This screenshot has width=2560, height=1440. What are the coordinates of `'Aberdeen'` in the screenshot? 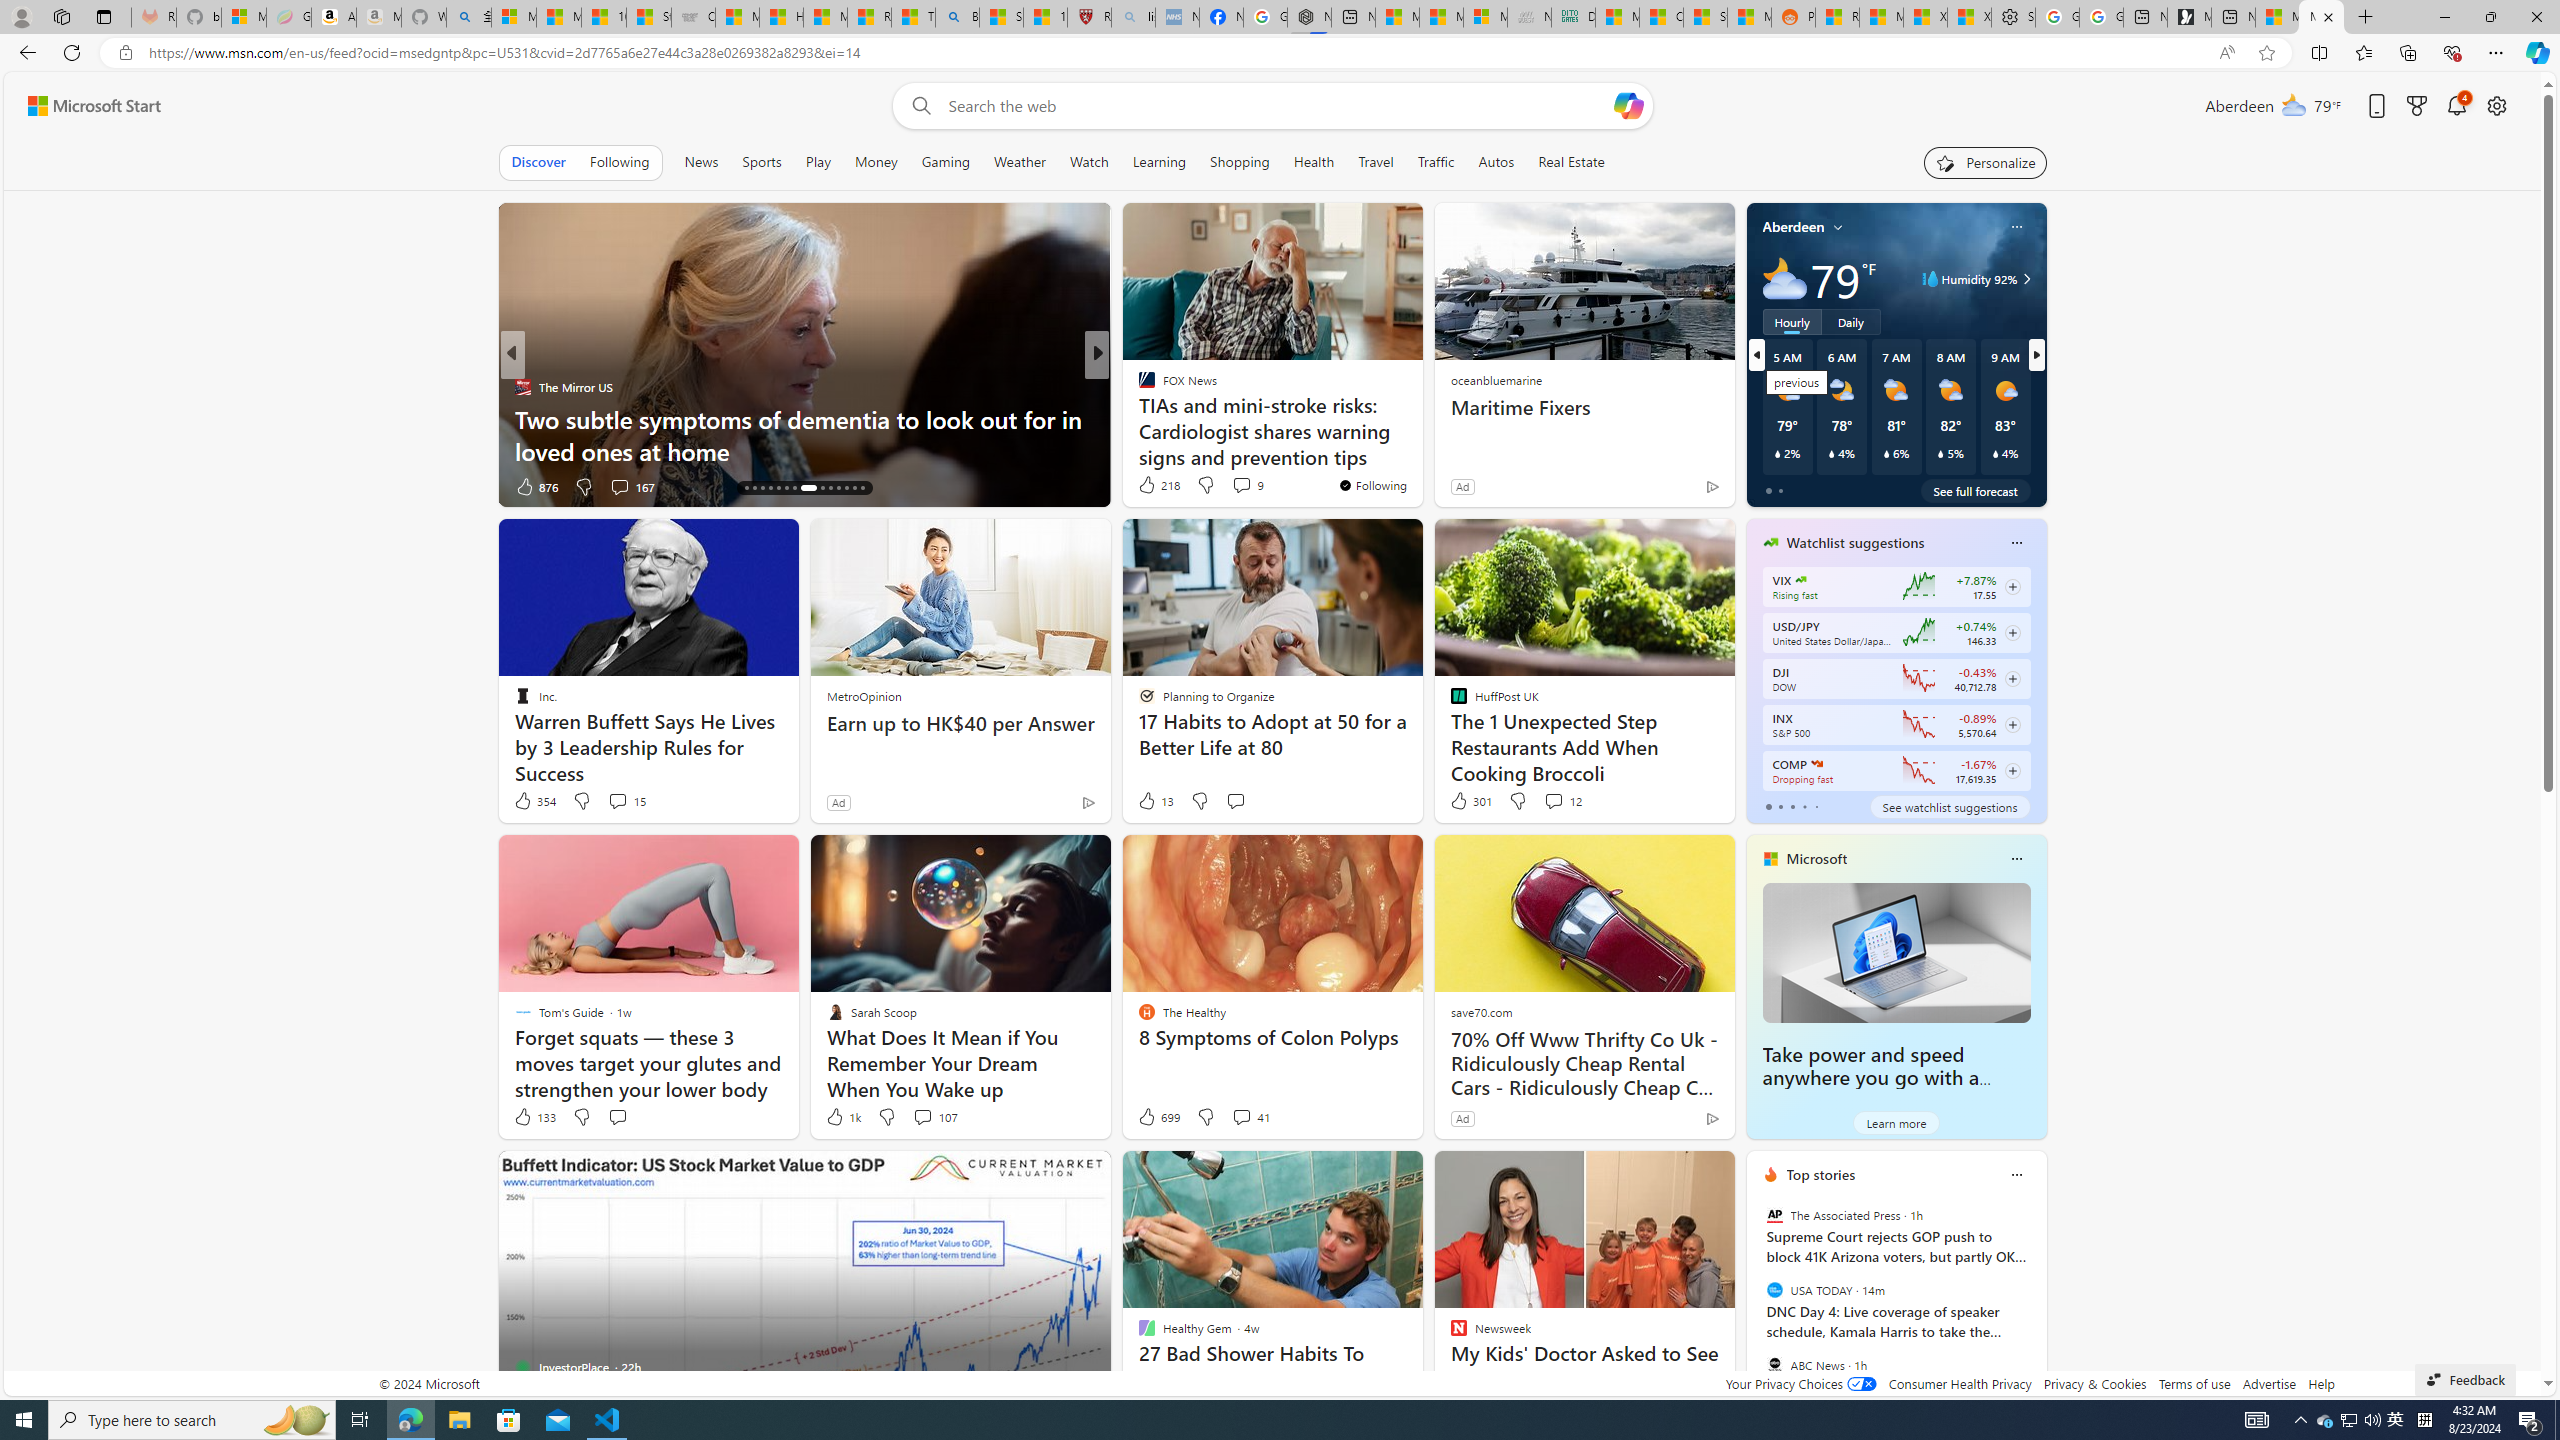 It's located at (1793, 225).